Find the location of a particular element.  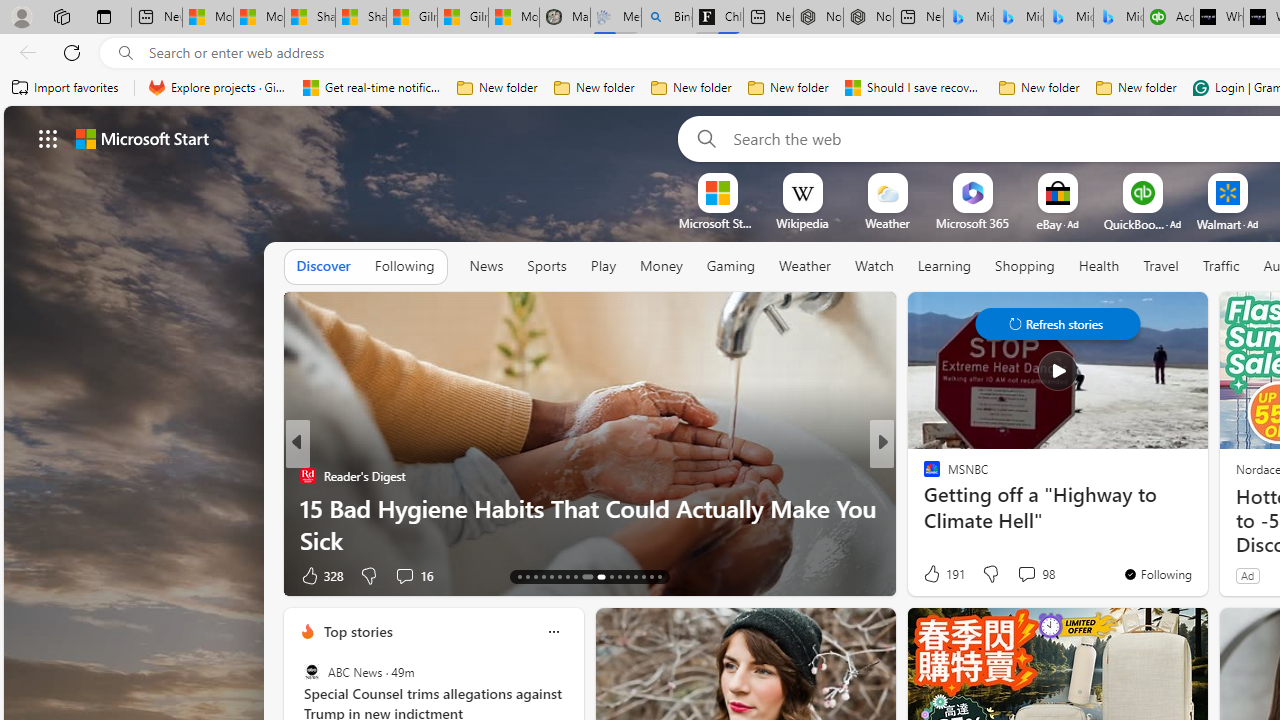

'152 Like' is located at coordinates (935, 575).